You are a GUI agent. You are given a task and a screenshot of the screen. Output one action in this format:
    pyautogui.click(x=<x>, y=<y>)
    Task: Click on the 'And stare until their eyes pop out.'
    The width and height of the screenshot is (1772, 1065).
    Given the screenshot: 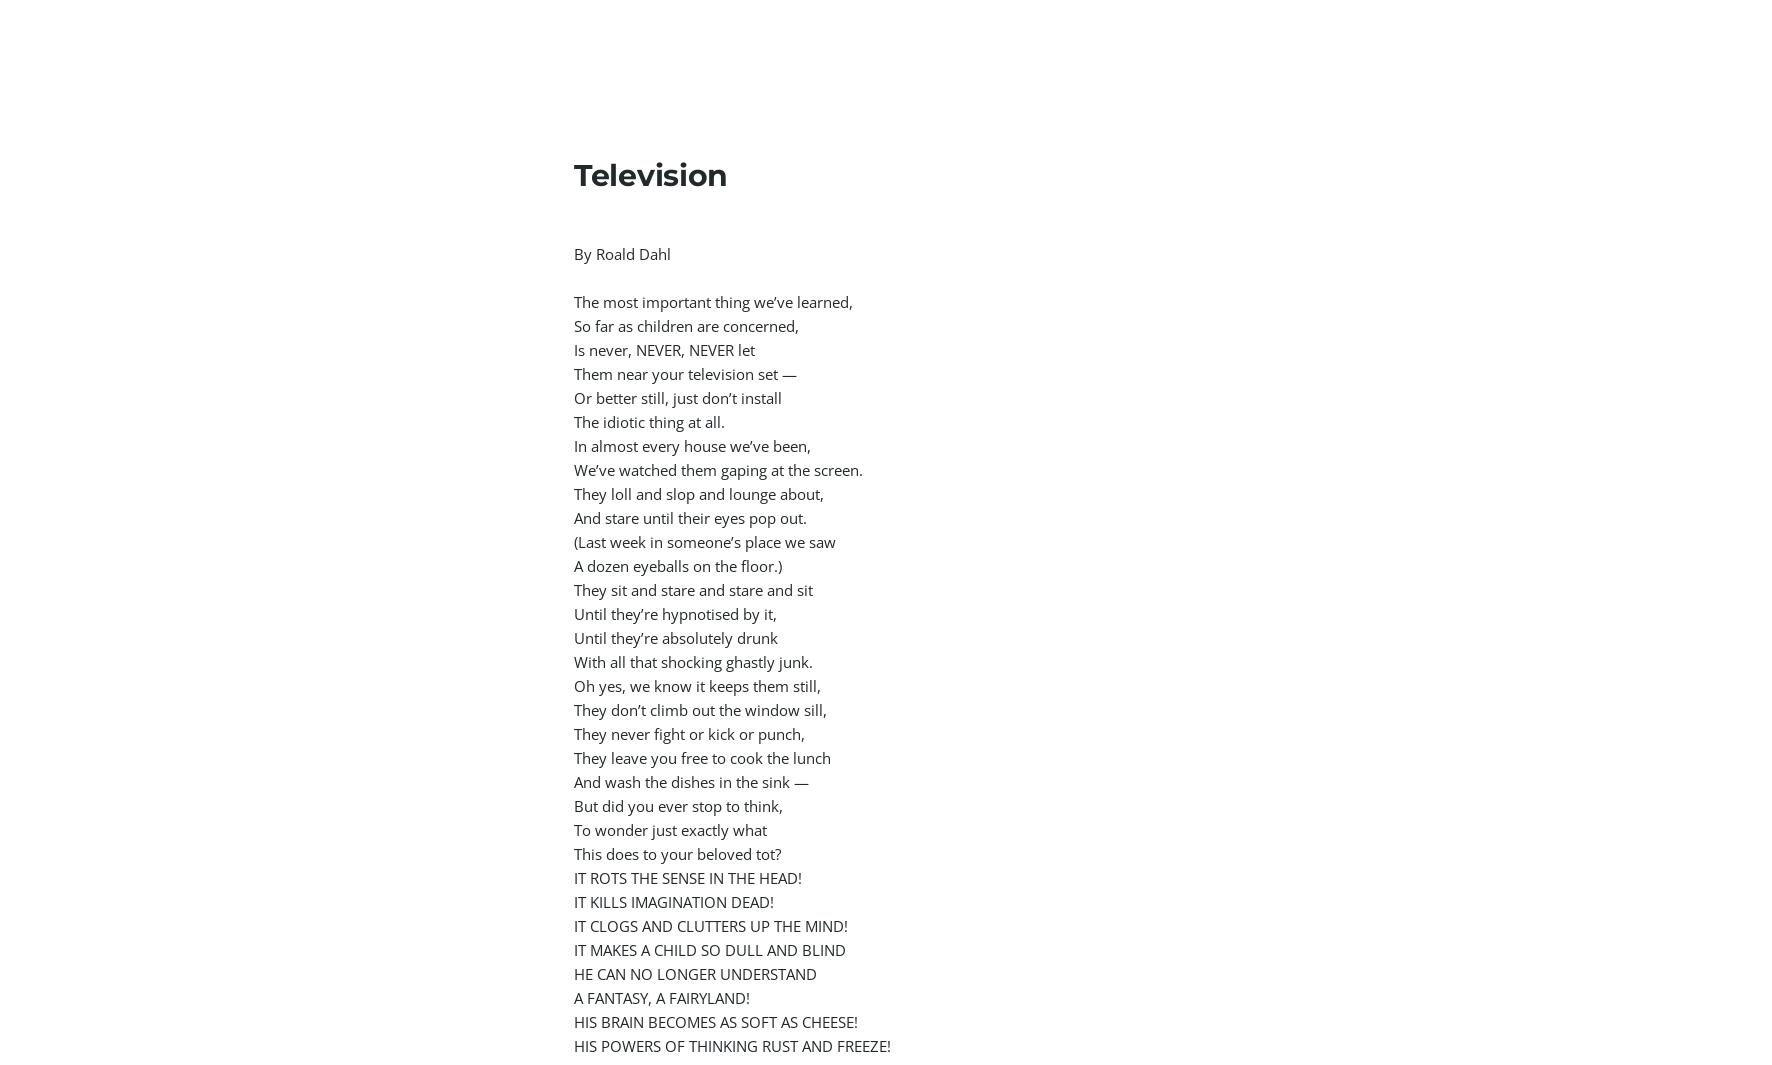 What is the action you would take?
    pyautogui.click(x=691, y=517)
    